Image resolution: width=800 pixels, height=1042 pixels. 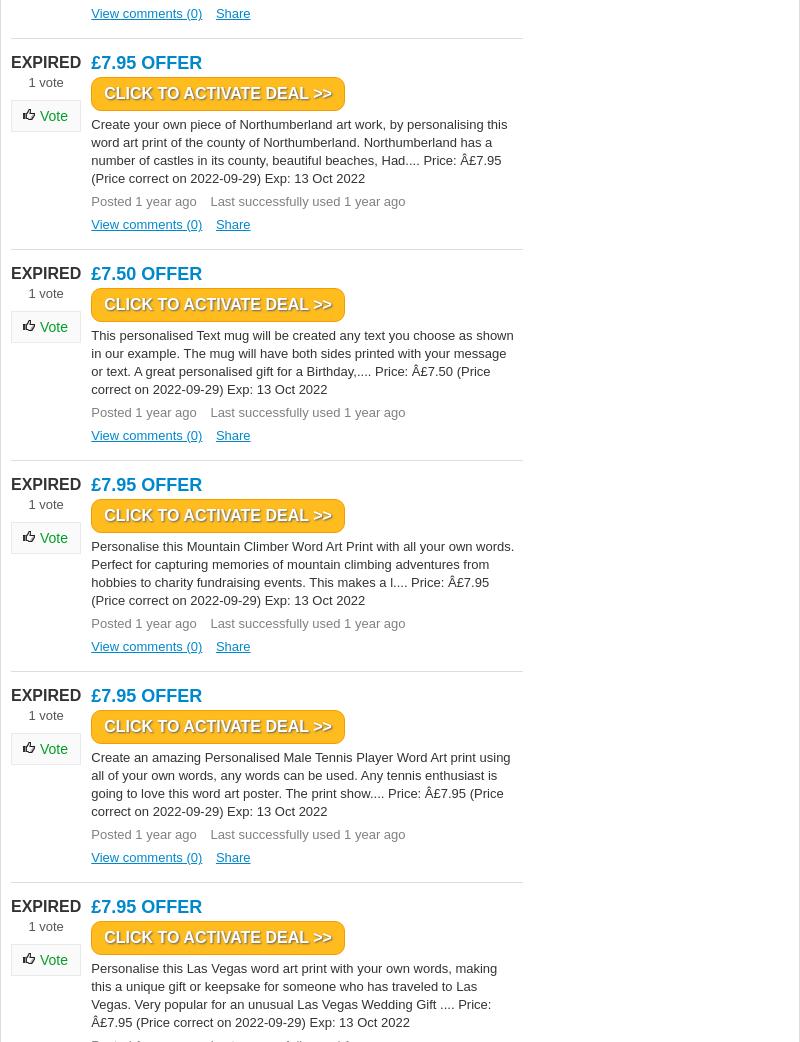 I want to click on 'Personalise this Mountain Climber Word Art Print with all your own words. Perfect for capturing memories of mountain climbing adventures from hobbies to charity fundraising events. This makes a l.... Price: Â£7.95 (Price correct on 2022-09-29) Exp: 13 Oct 2022', so click(x=301, y=572).